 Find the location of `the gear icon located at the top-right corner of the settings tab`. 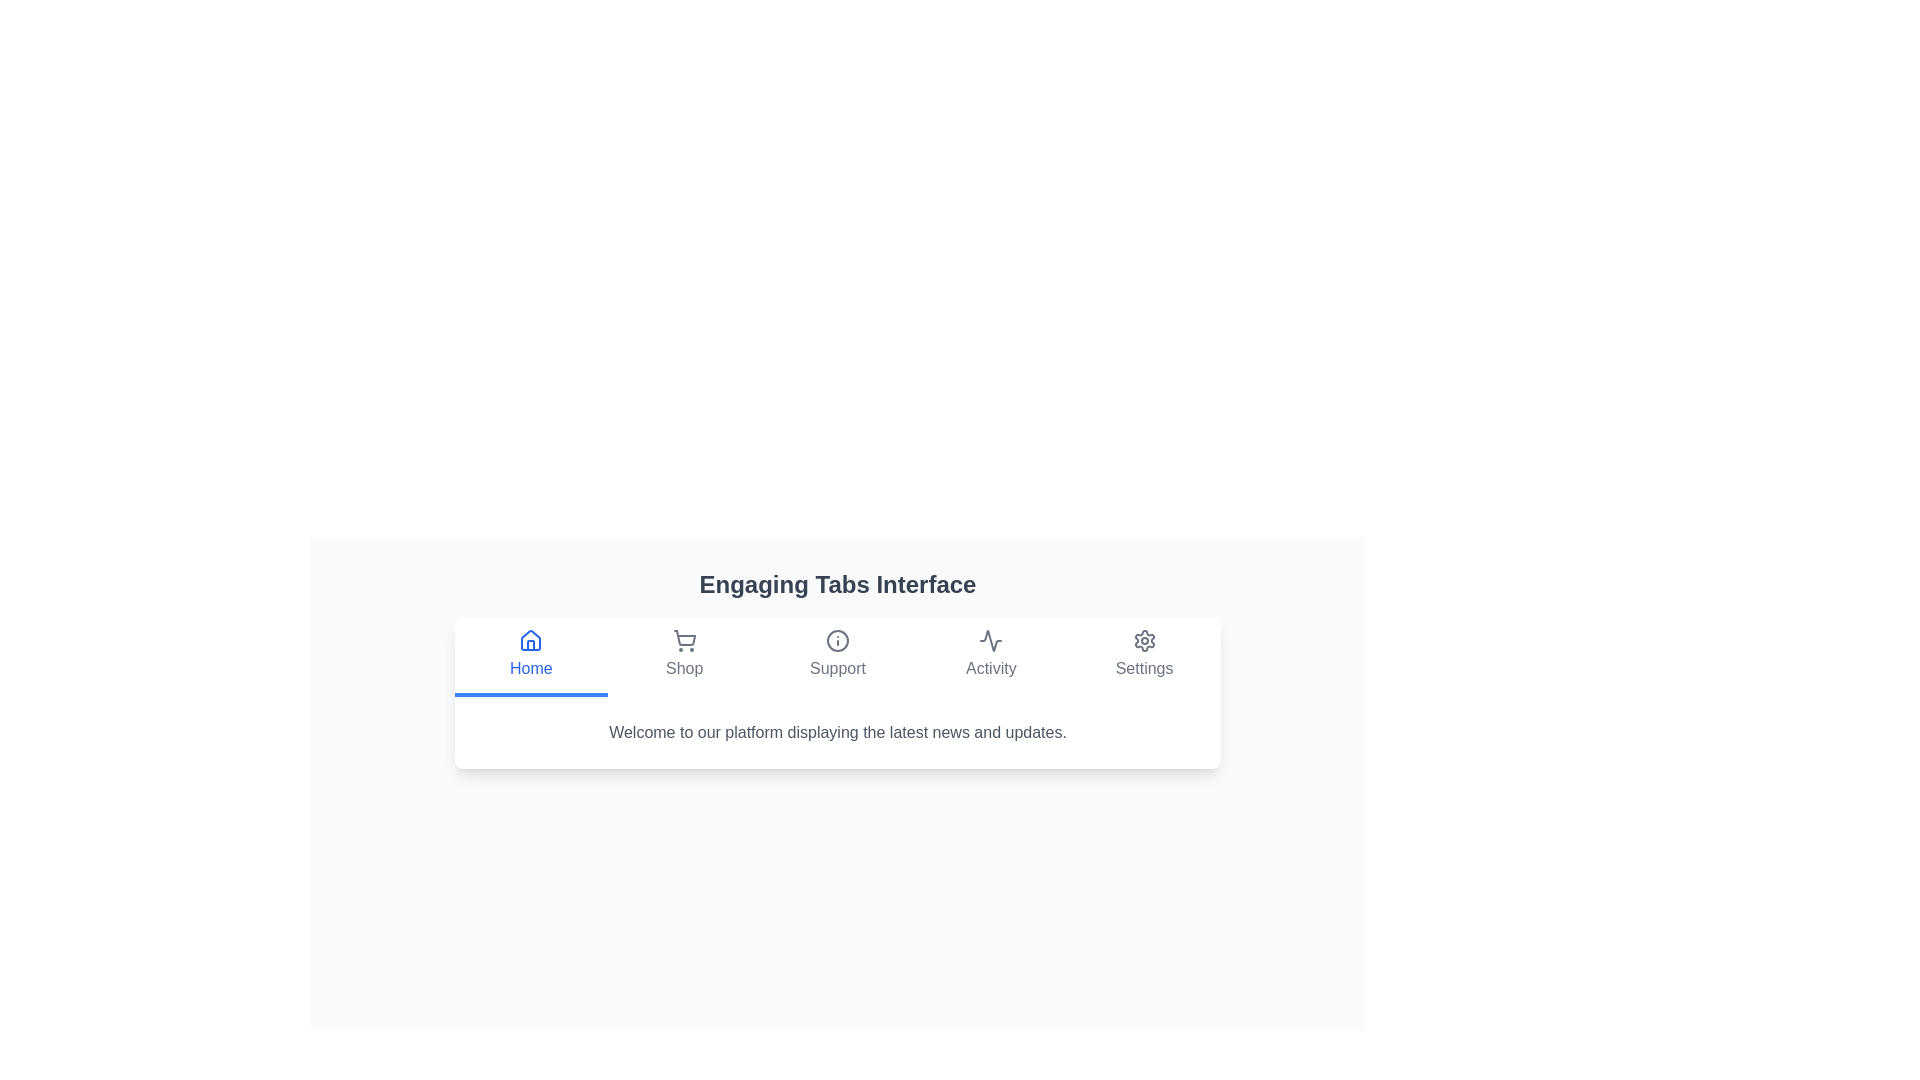

the gear icon located at the top-right corner of the settings tab is located at coordinates (1144, 640).